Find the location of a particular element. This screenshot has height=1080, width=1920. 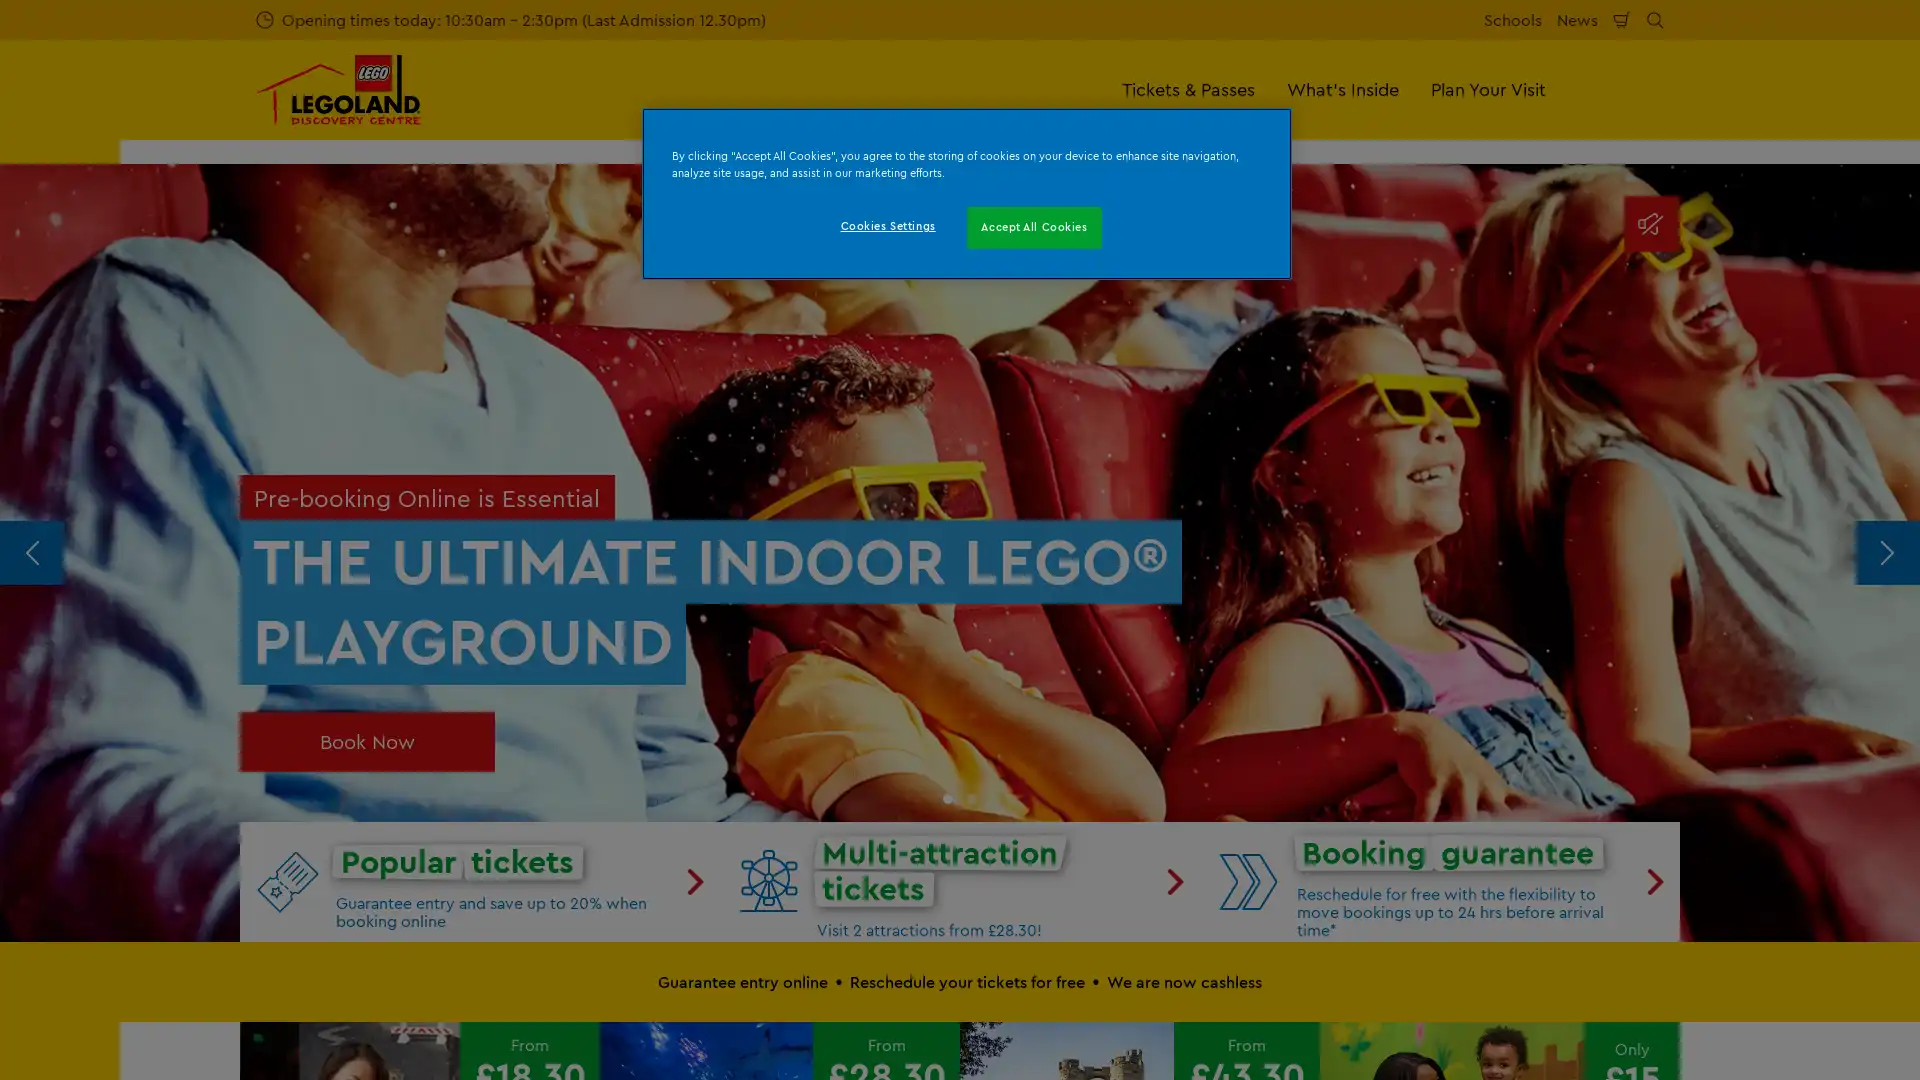

Go to slide 1 is located at coordinates (947, 797).